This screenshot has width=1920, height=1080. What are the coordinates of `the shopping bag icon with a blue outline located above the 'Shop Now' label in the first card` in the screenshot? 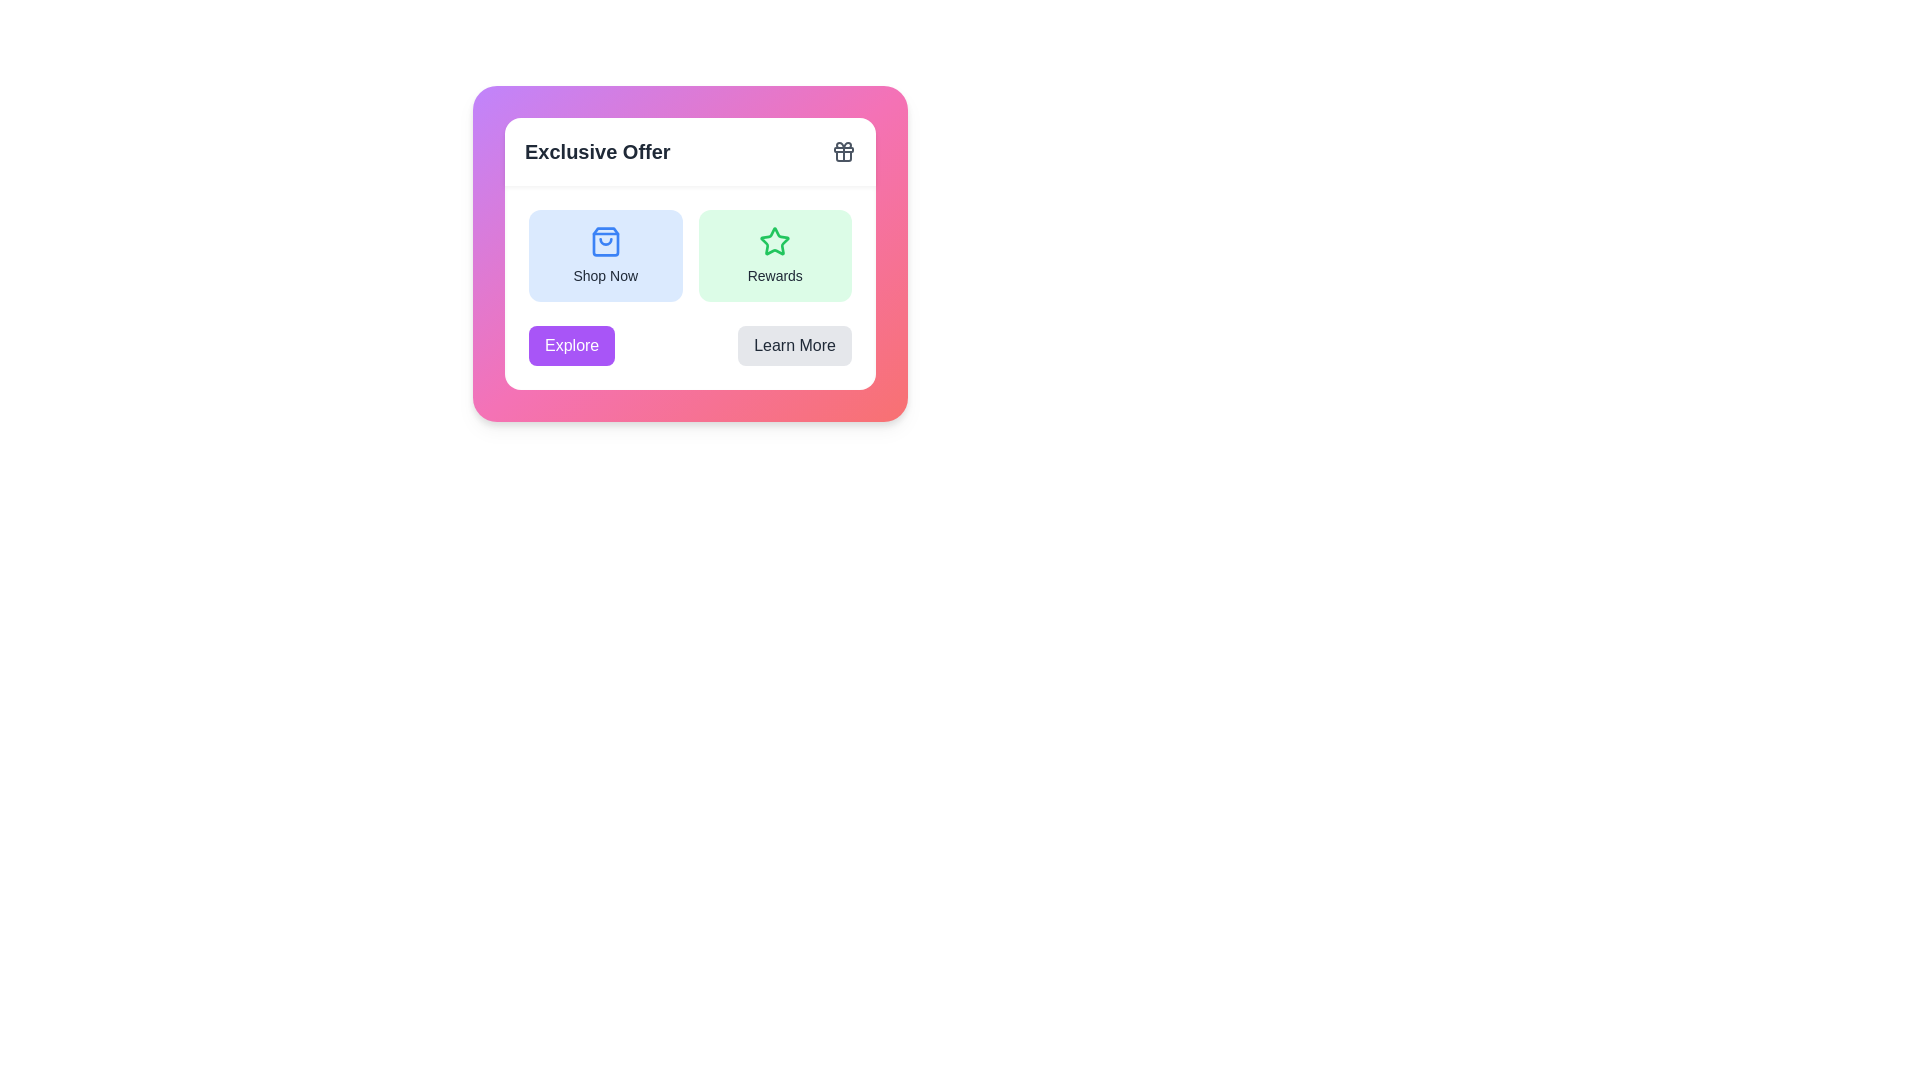 It's located at (604, 241).